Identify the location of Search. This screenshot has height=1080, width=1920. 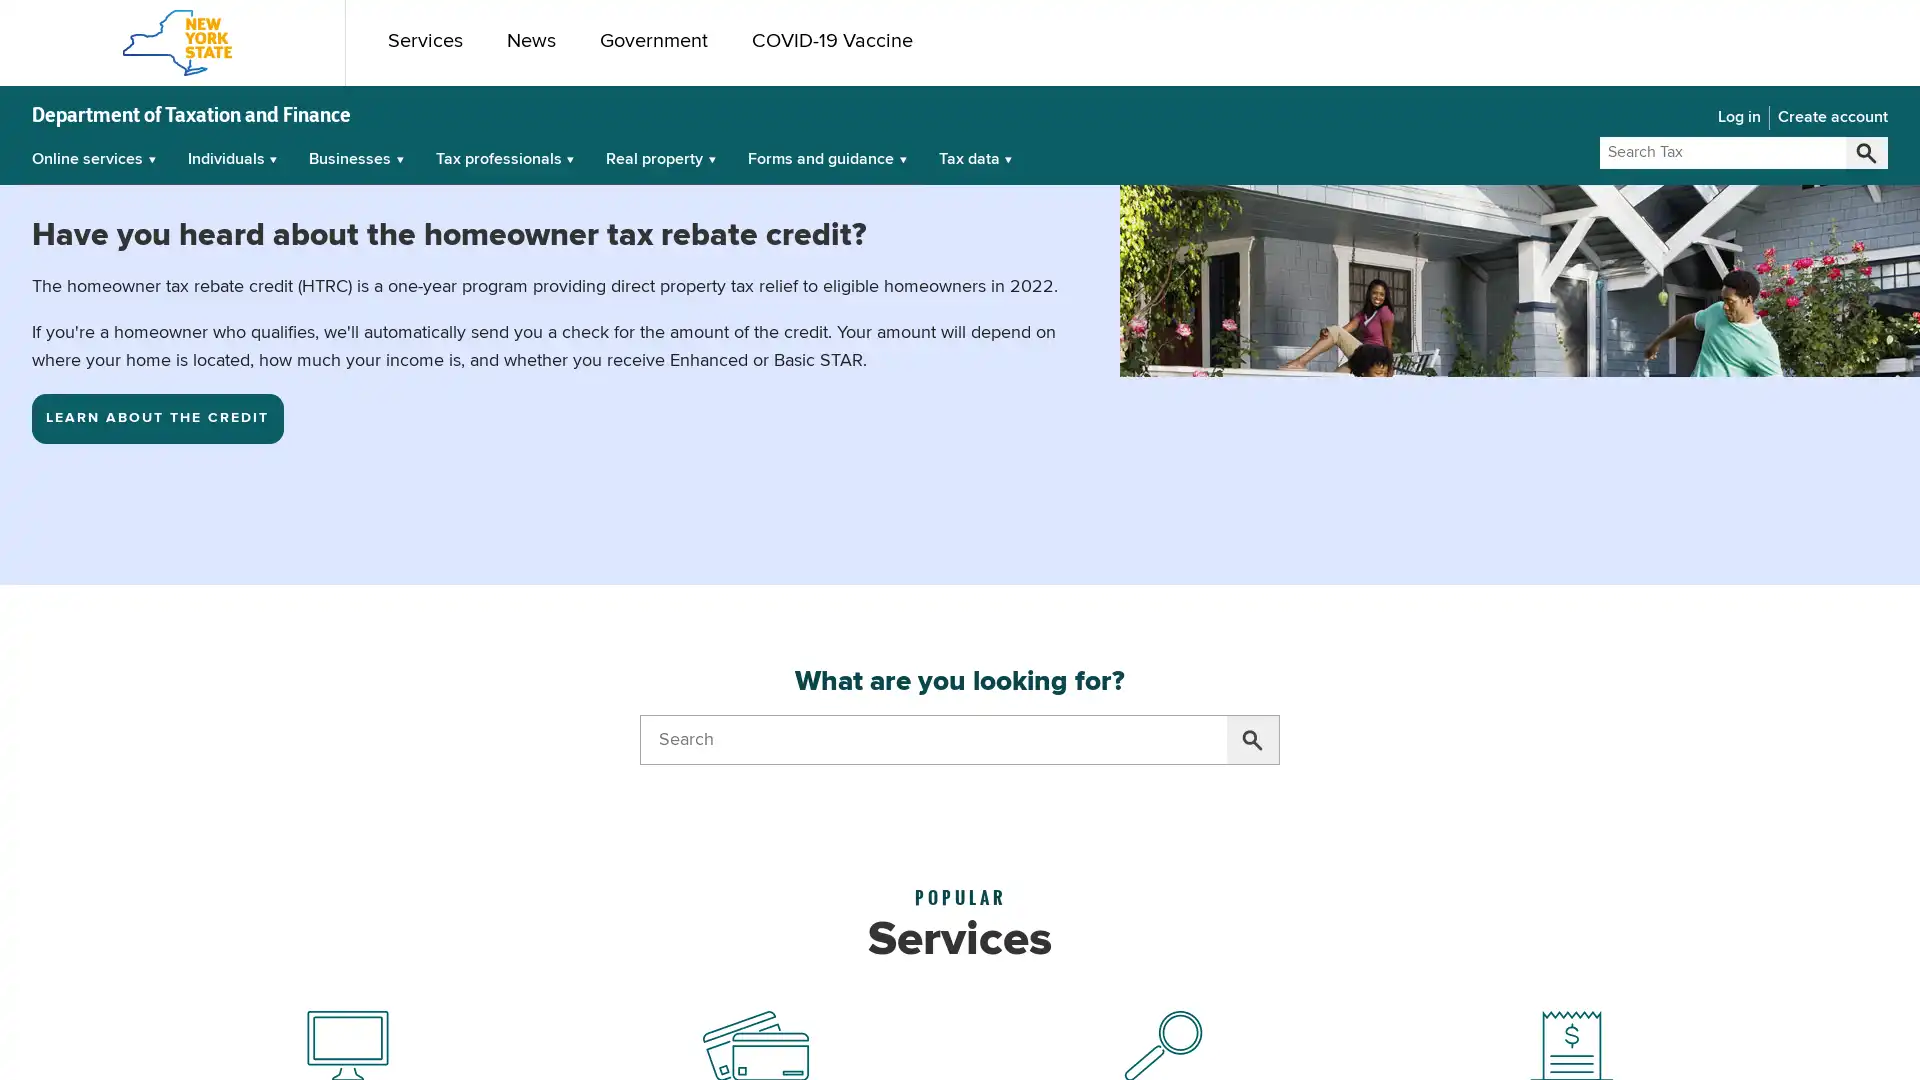
(1251, 740).